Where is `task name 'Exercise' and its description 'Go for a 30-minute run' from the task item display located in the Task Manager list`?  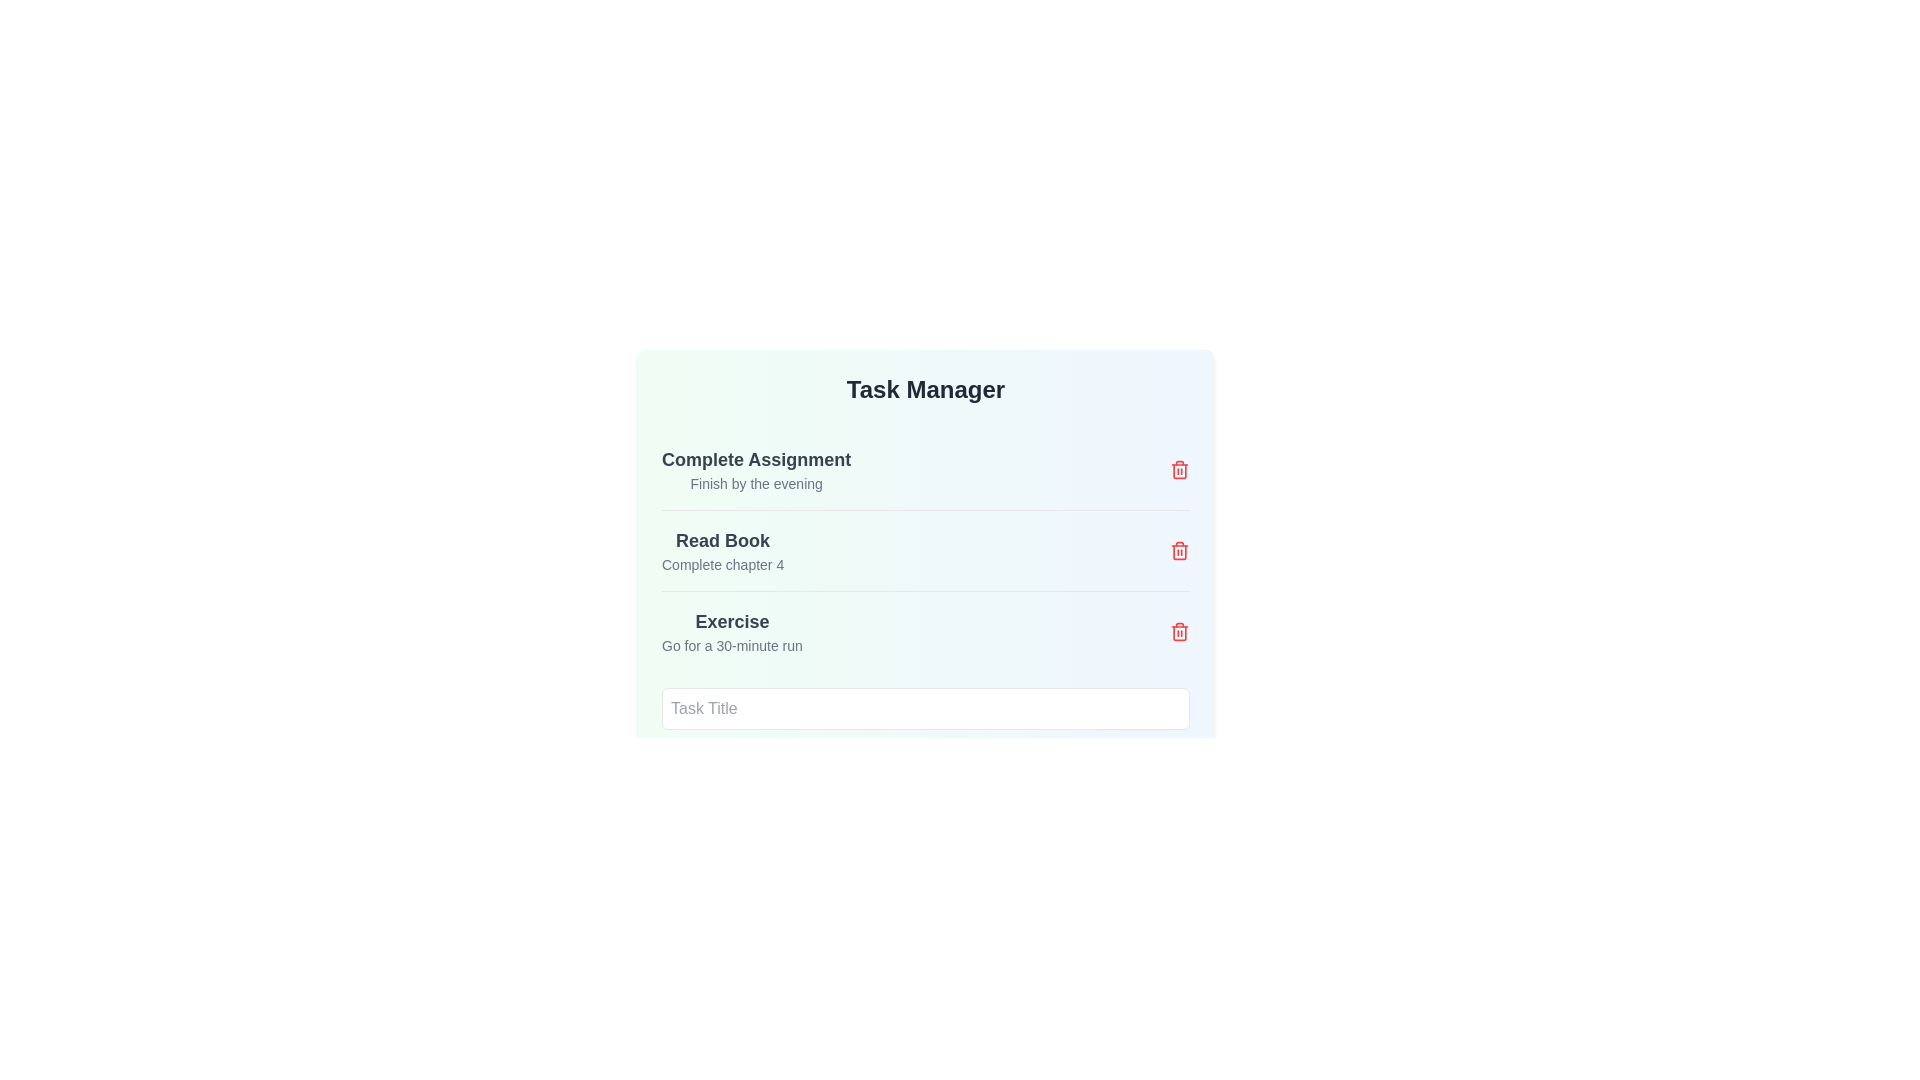
task name 'Exercise' and its description 'Go for a 30-minute run' from the task item display located in the Task Manager list is located at coordinates (925, 608).